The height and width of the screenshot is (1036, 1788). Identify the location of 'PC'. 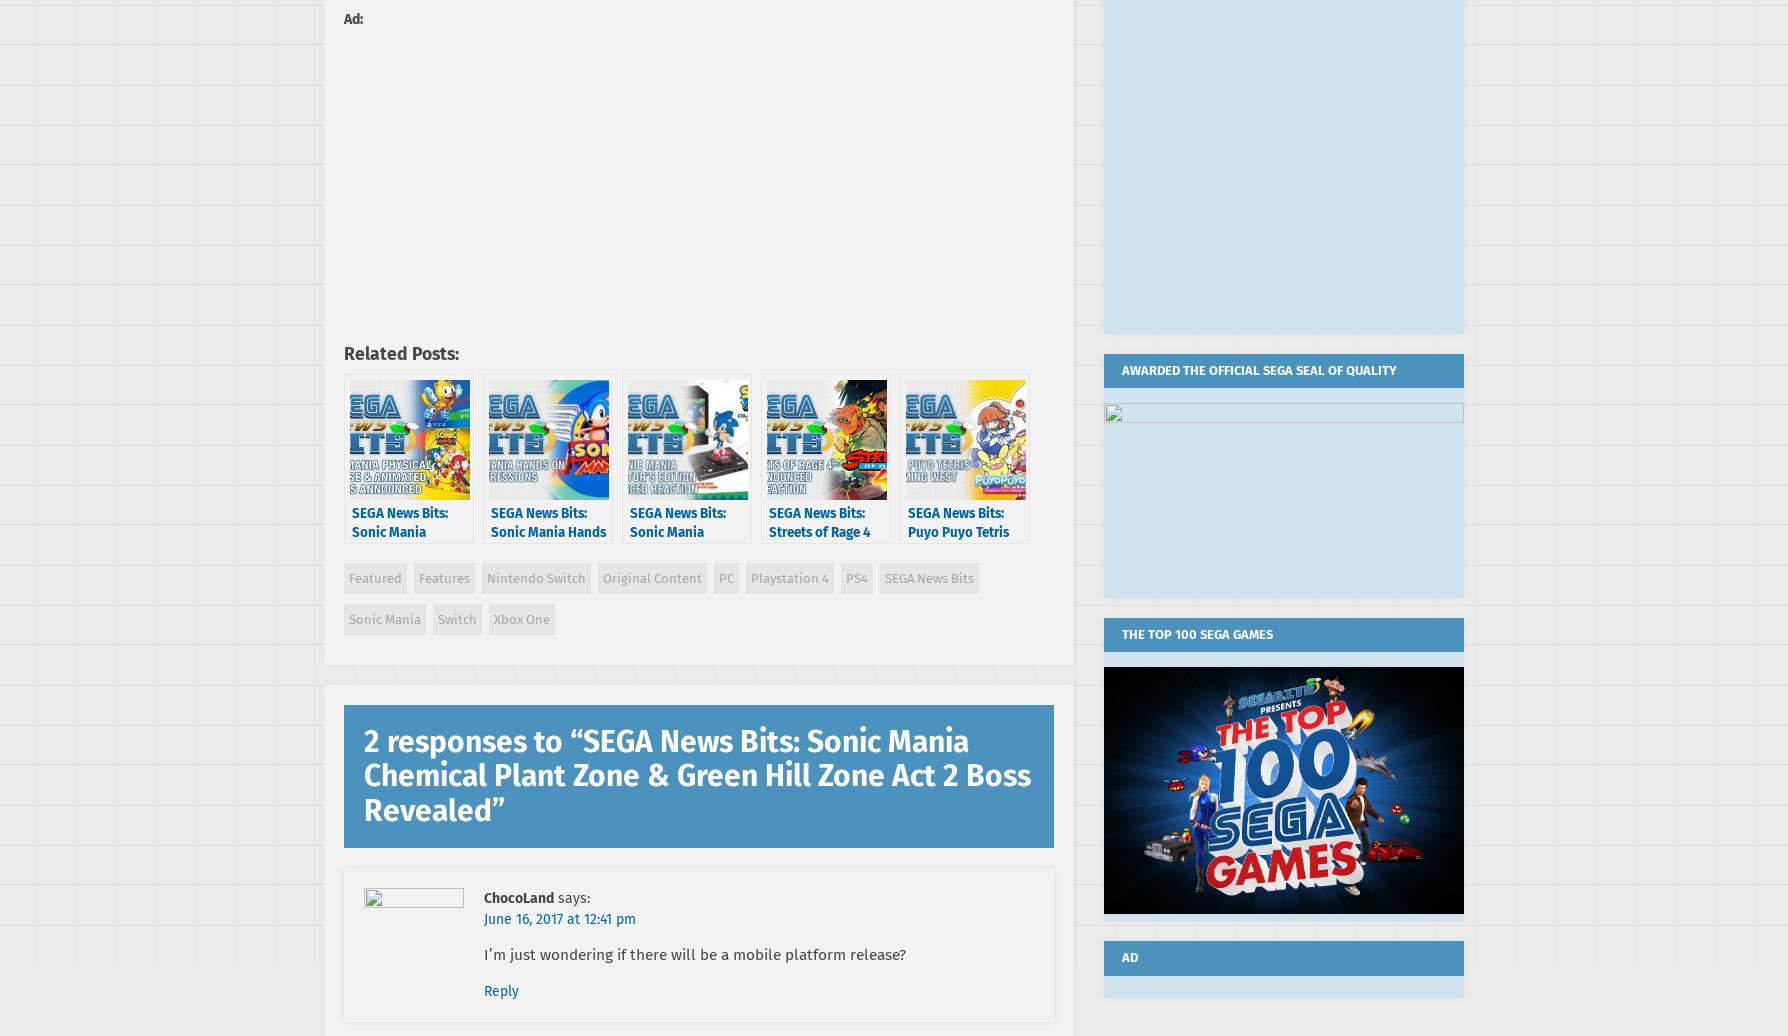
(725, 577).